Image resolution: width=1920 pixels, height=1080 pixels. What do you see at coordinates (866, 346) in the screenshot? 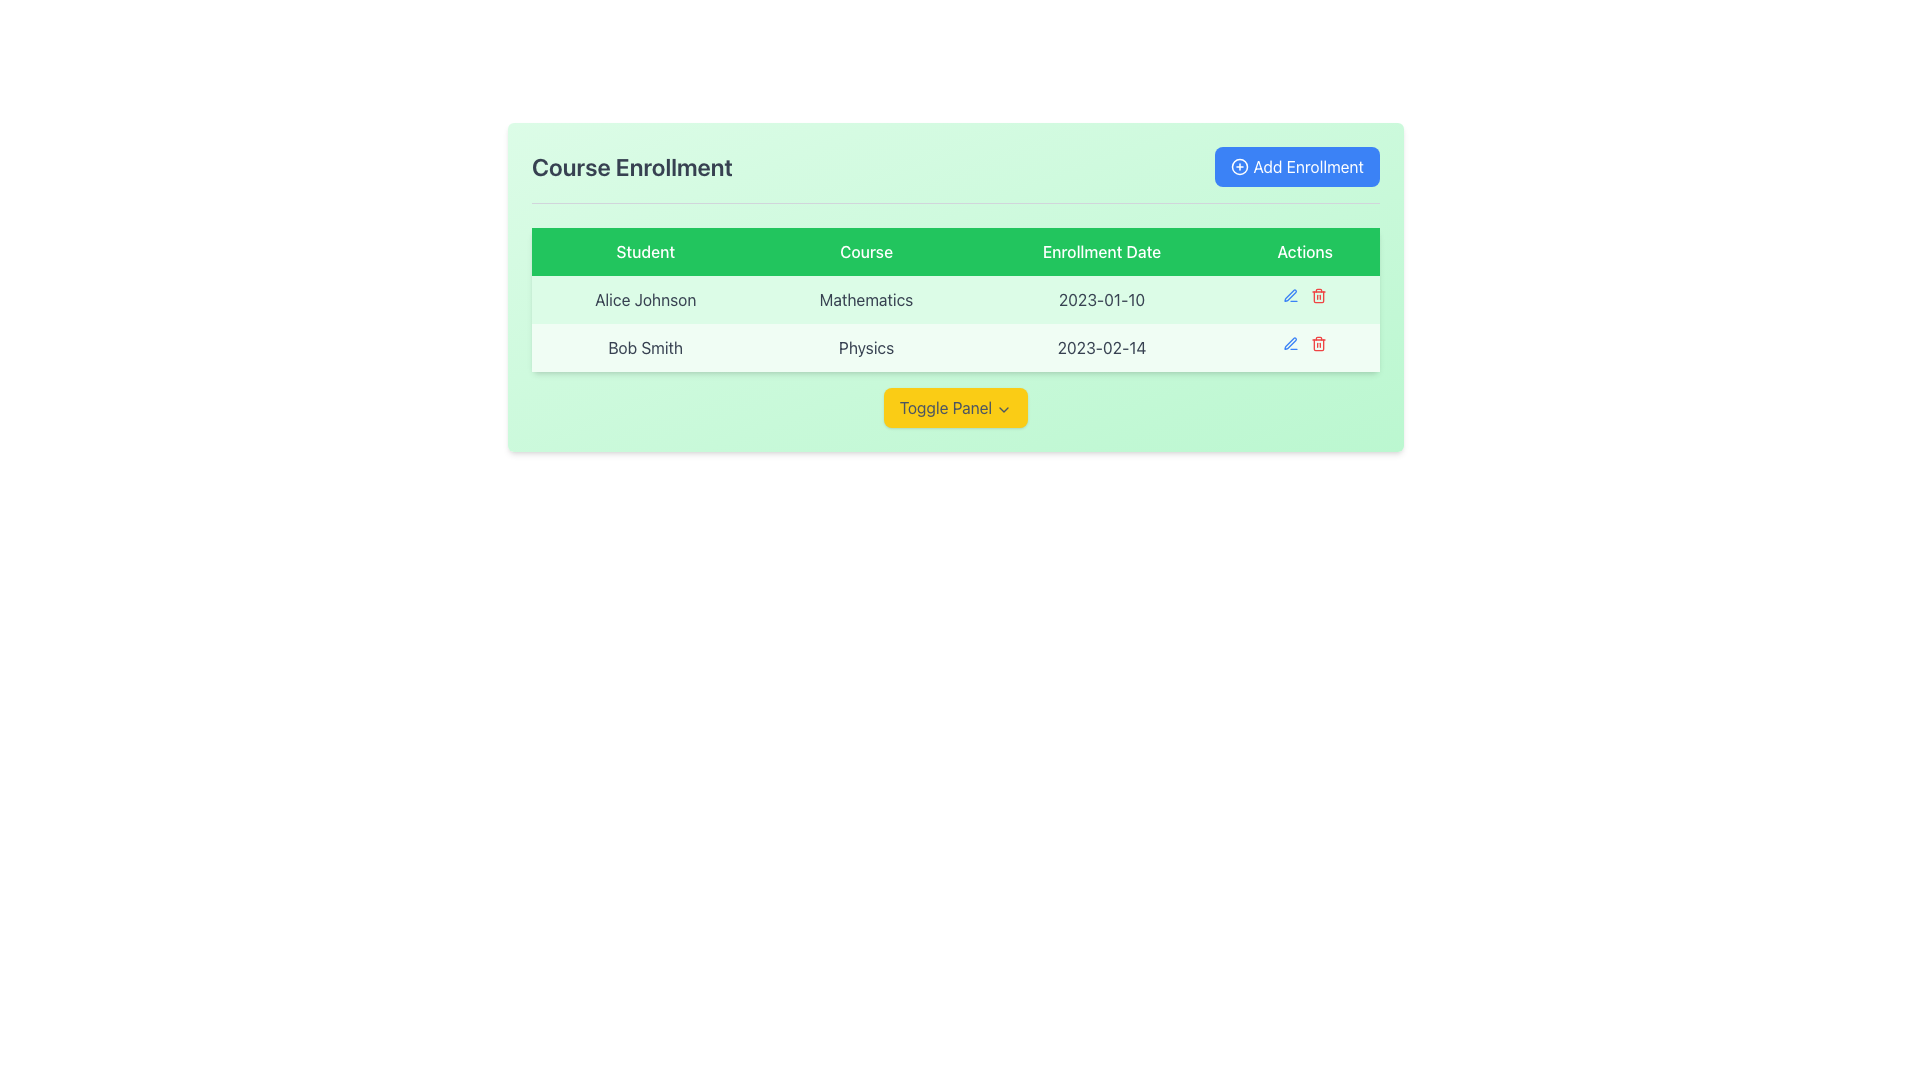
I see `the text label representing the name of a course associated with a student, located in the second row under the 'Course' column of the enrollment table` at bounding box center [866, 346].